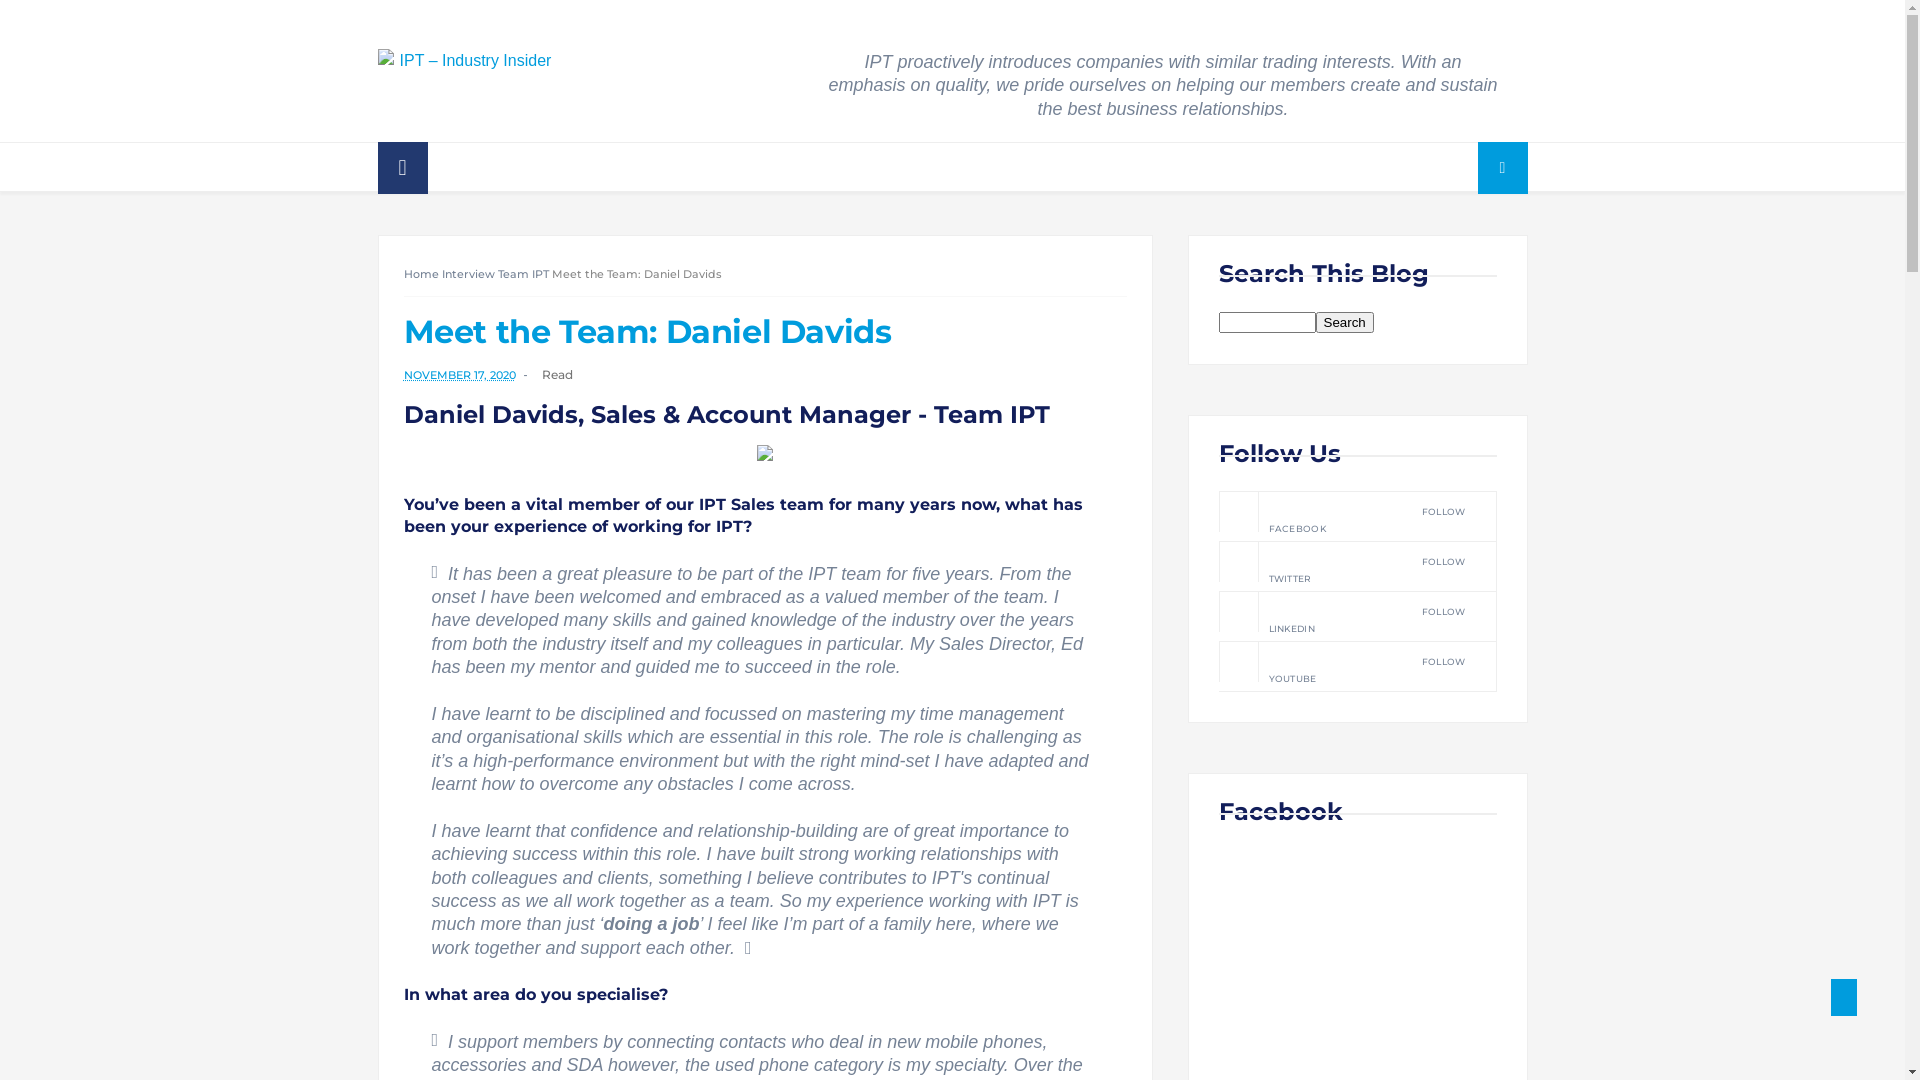 The width and height of the screenshot is (1920, 1080). Describe the element at coordinates (468, 374) in the screenshot. I see `'NOVEMBER 17, 2020'` at that location.